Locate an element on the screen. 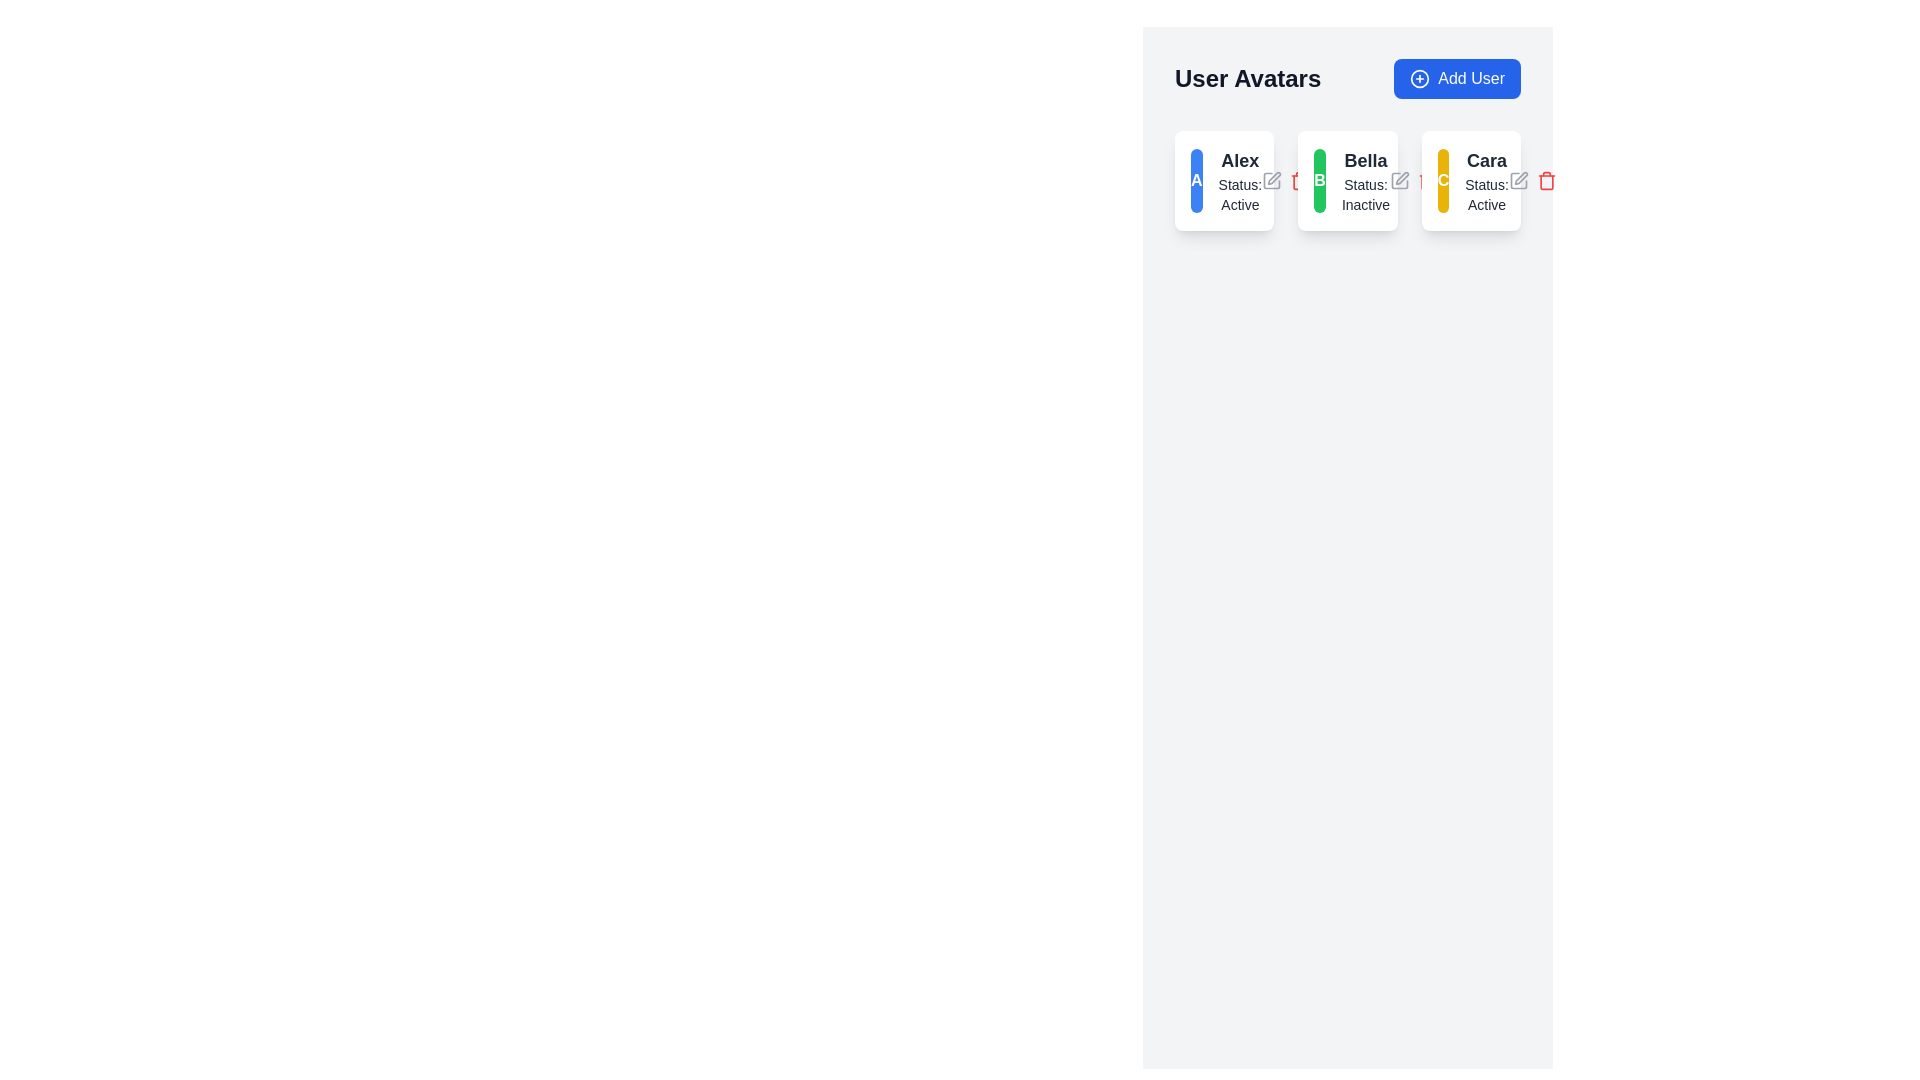  text label located at the top left of the user avatars section, adjacent to the 'Add User' button is located at coordinates (1247, 77).